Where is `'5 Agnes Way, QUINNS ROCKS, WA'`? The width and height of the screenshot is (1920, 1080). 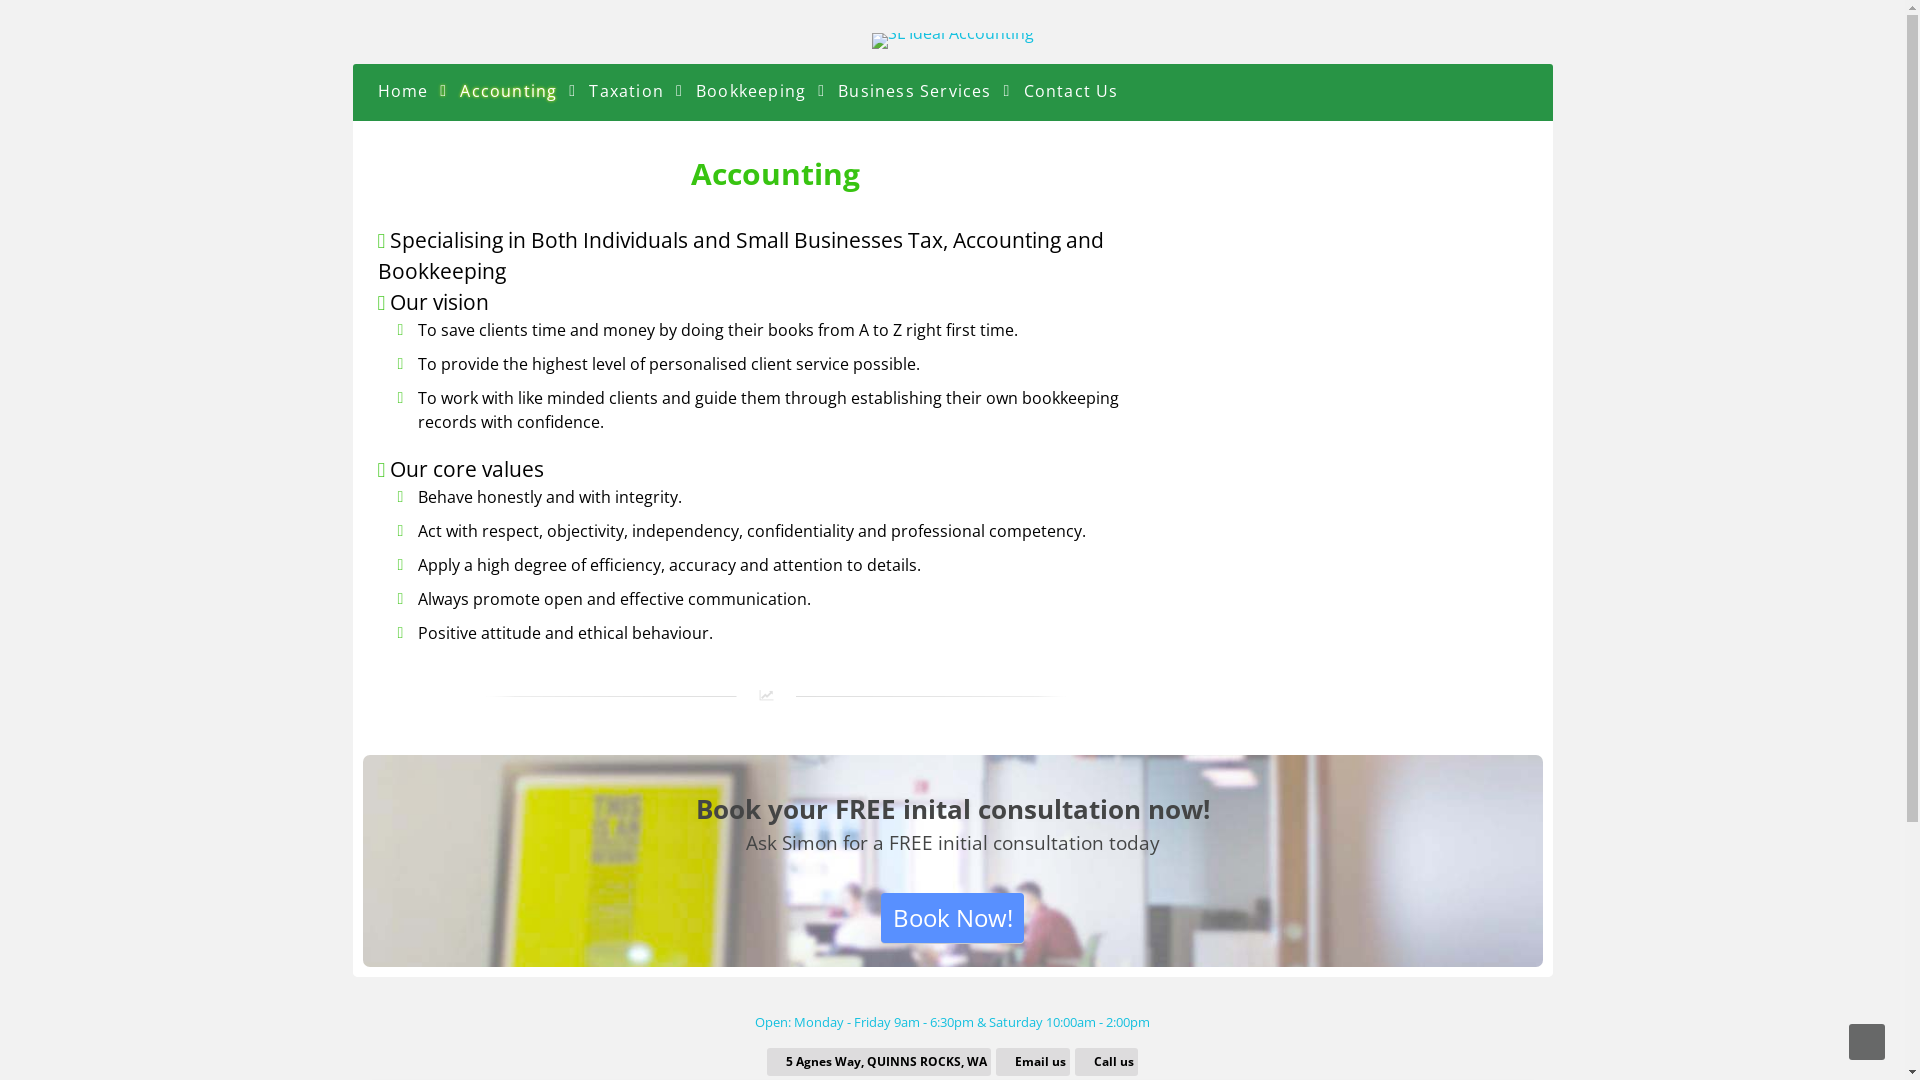 '5 Agnes Way, QUINNS ROCKS, WA' is located at coordinates (880, 1060).